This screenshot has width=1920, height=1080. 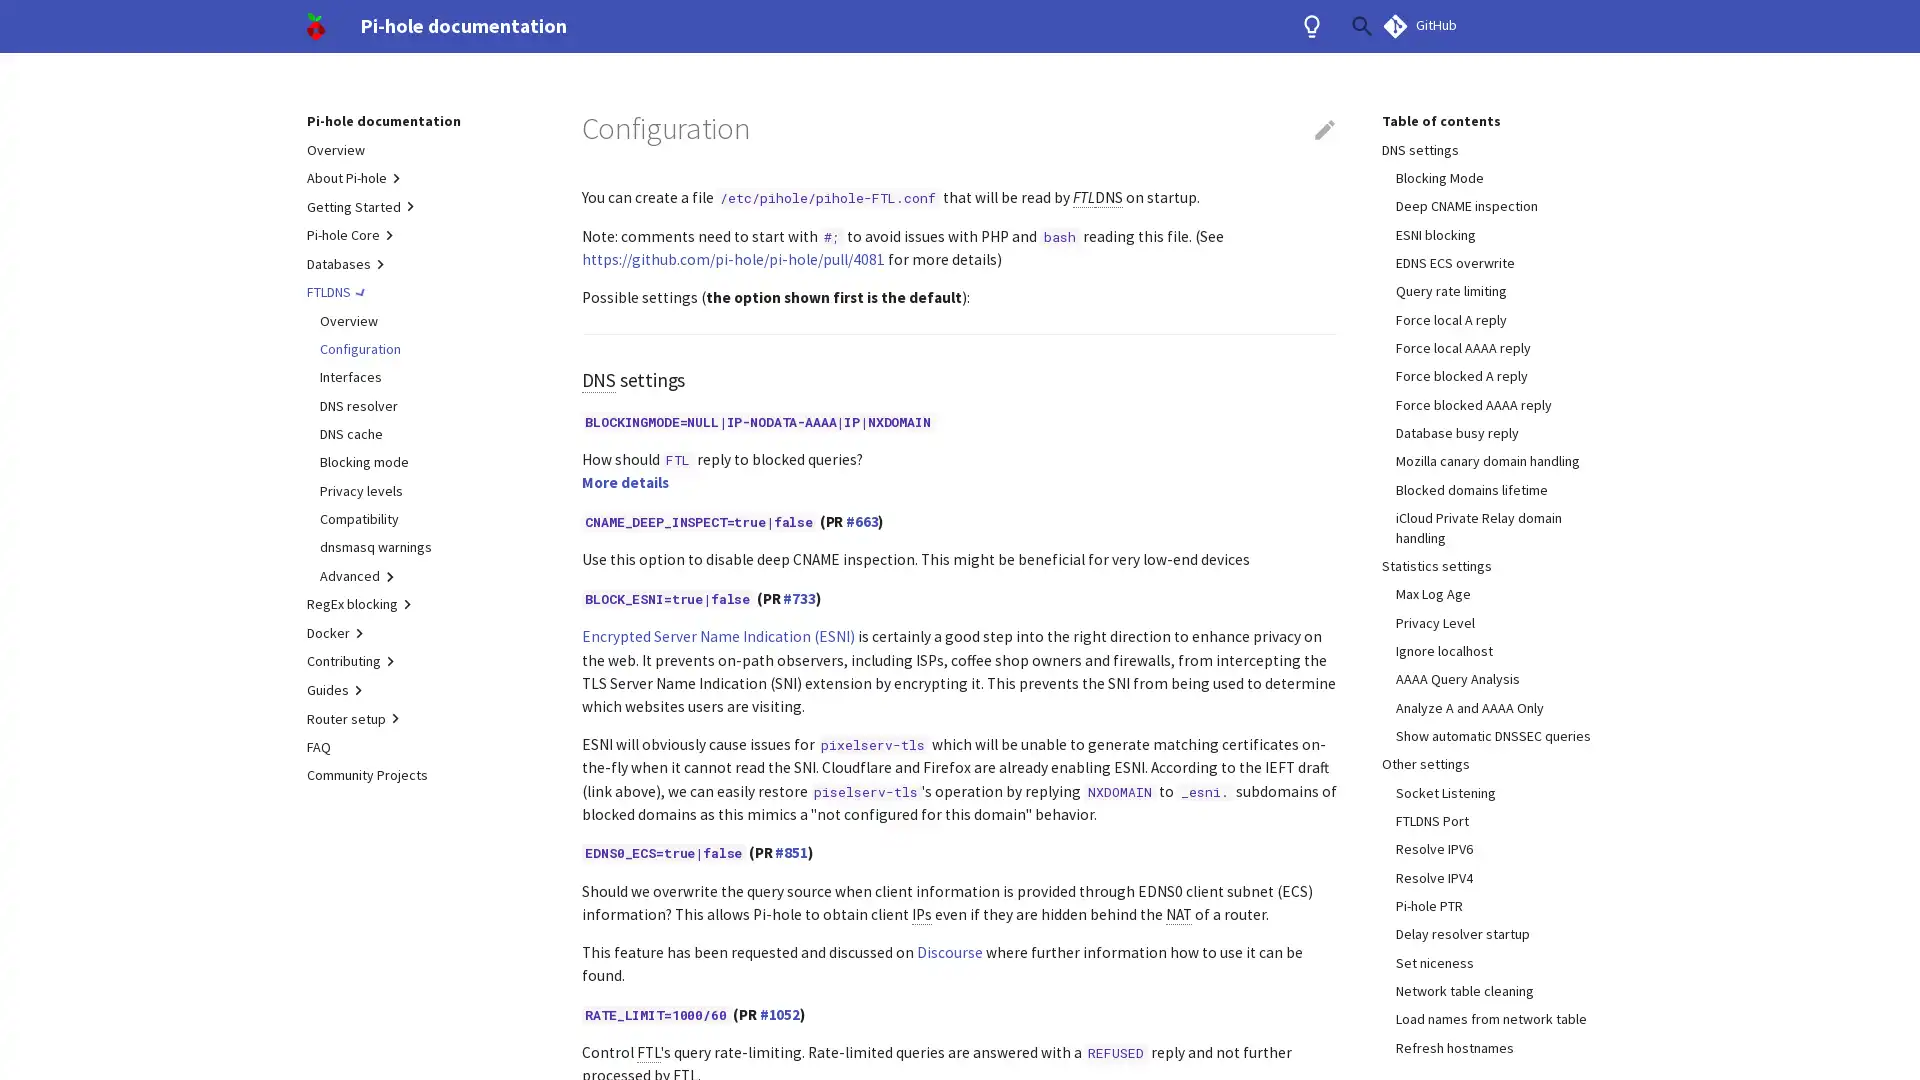 I want to click on Clear, so click(x=1314, y=26).